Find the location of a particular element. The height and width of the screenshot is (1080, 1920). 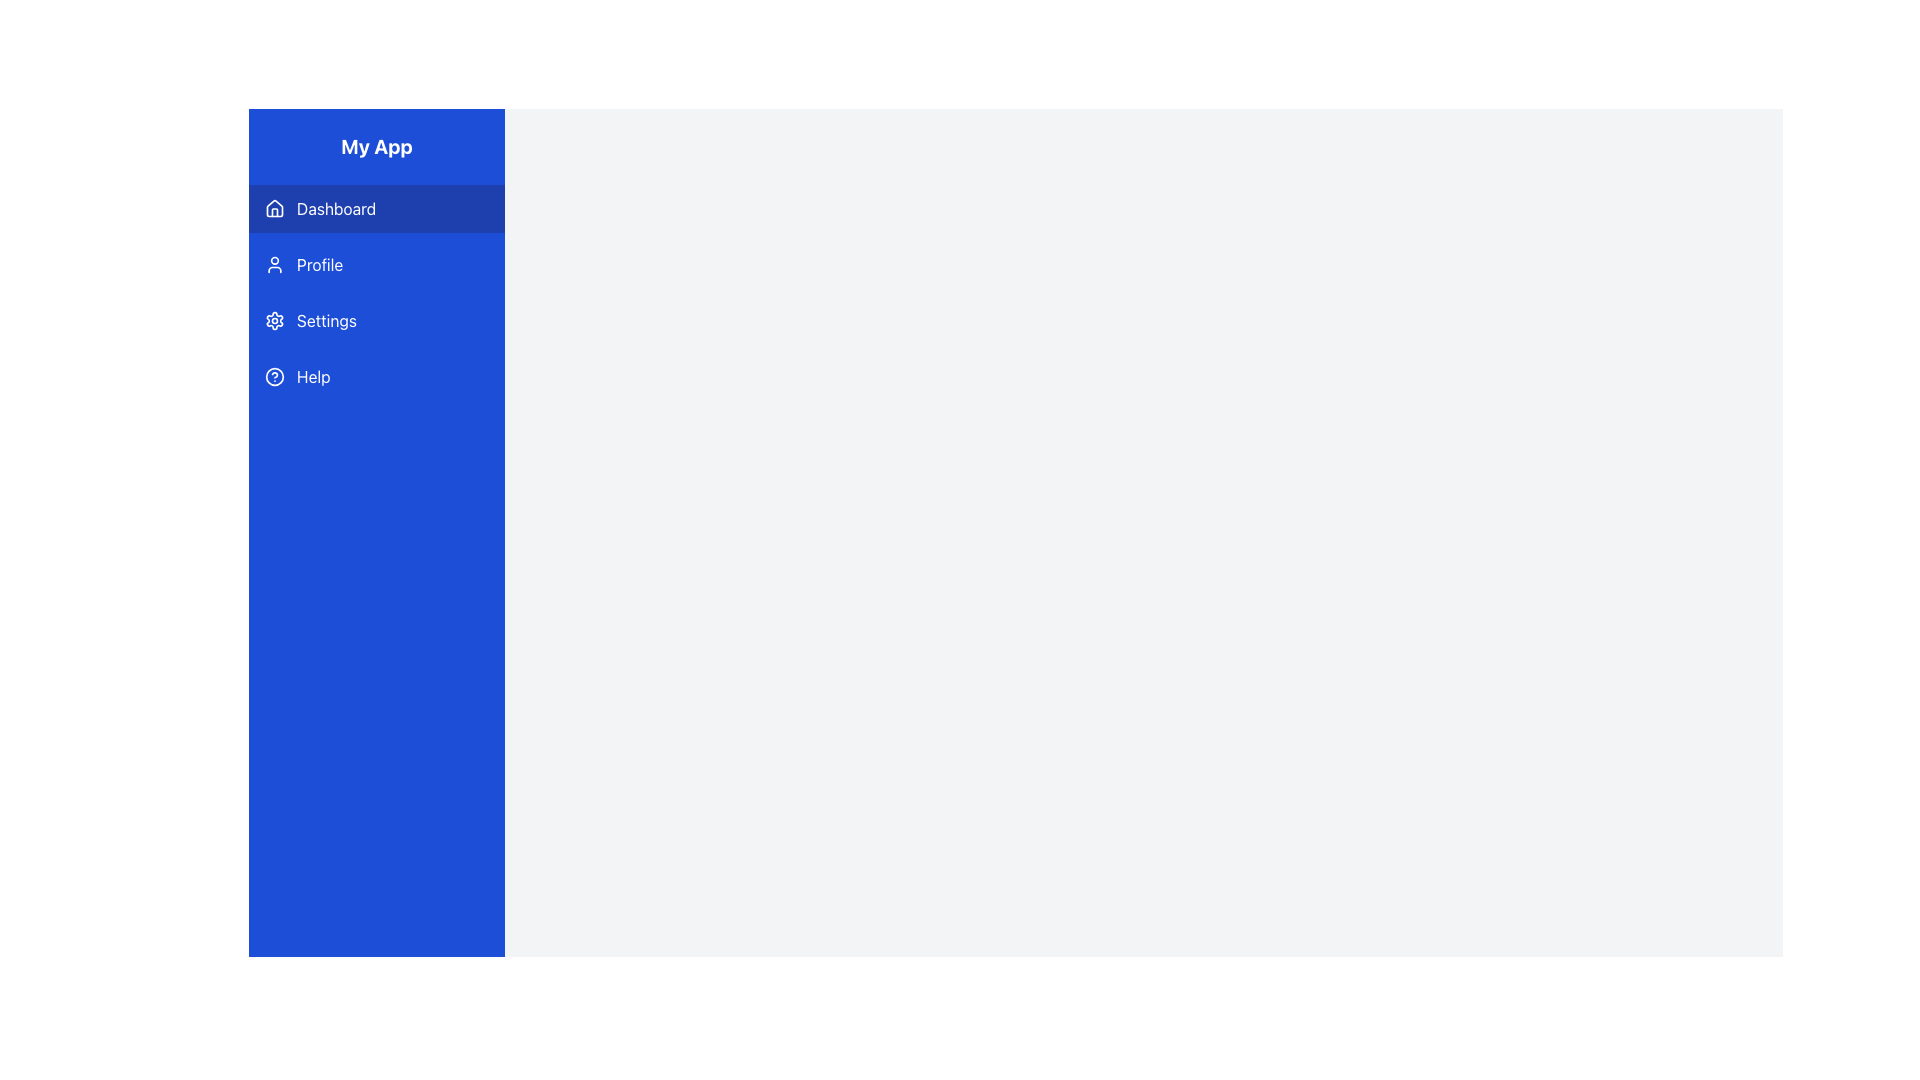

the 'Dashboard' text label on the left-hand navigation bar is located at coordinates (336, 208).